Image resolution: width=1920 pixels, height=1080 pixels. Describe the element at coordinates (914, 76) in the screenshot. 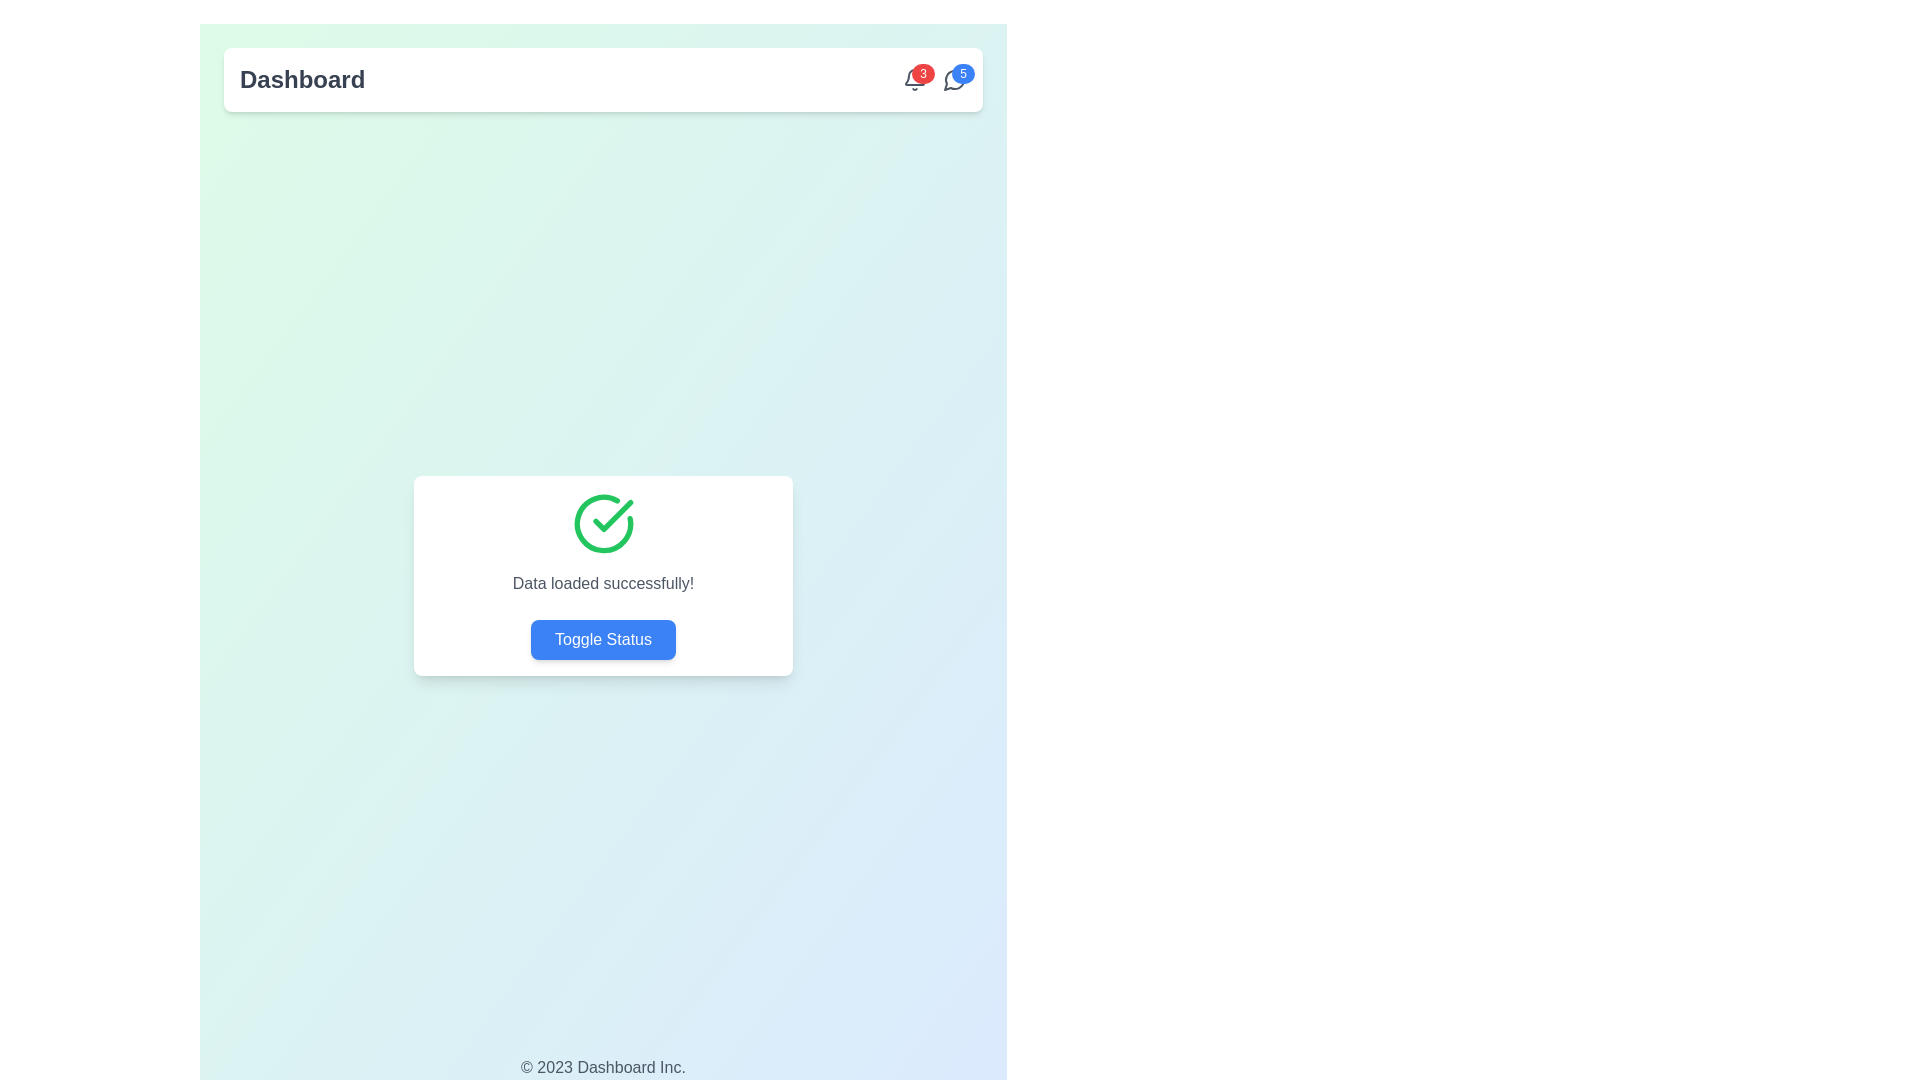

I see `the curved line element of the bell-shaped notification icon located at the top-right corner of the interface` at that location.